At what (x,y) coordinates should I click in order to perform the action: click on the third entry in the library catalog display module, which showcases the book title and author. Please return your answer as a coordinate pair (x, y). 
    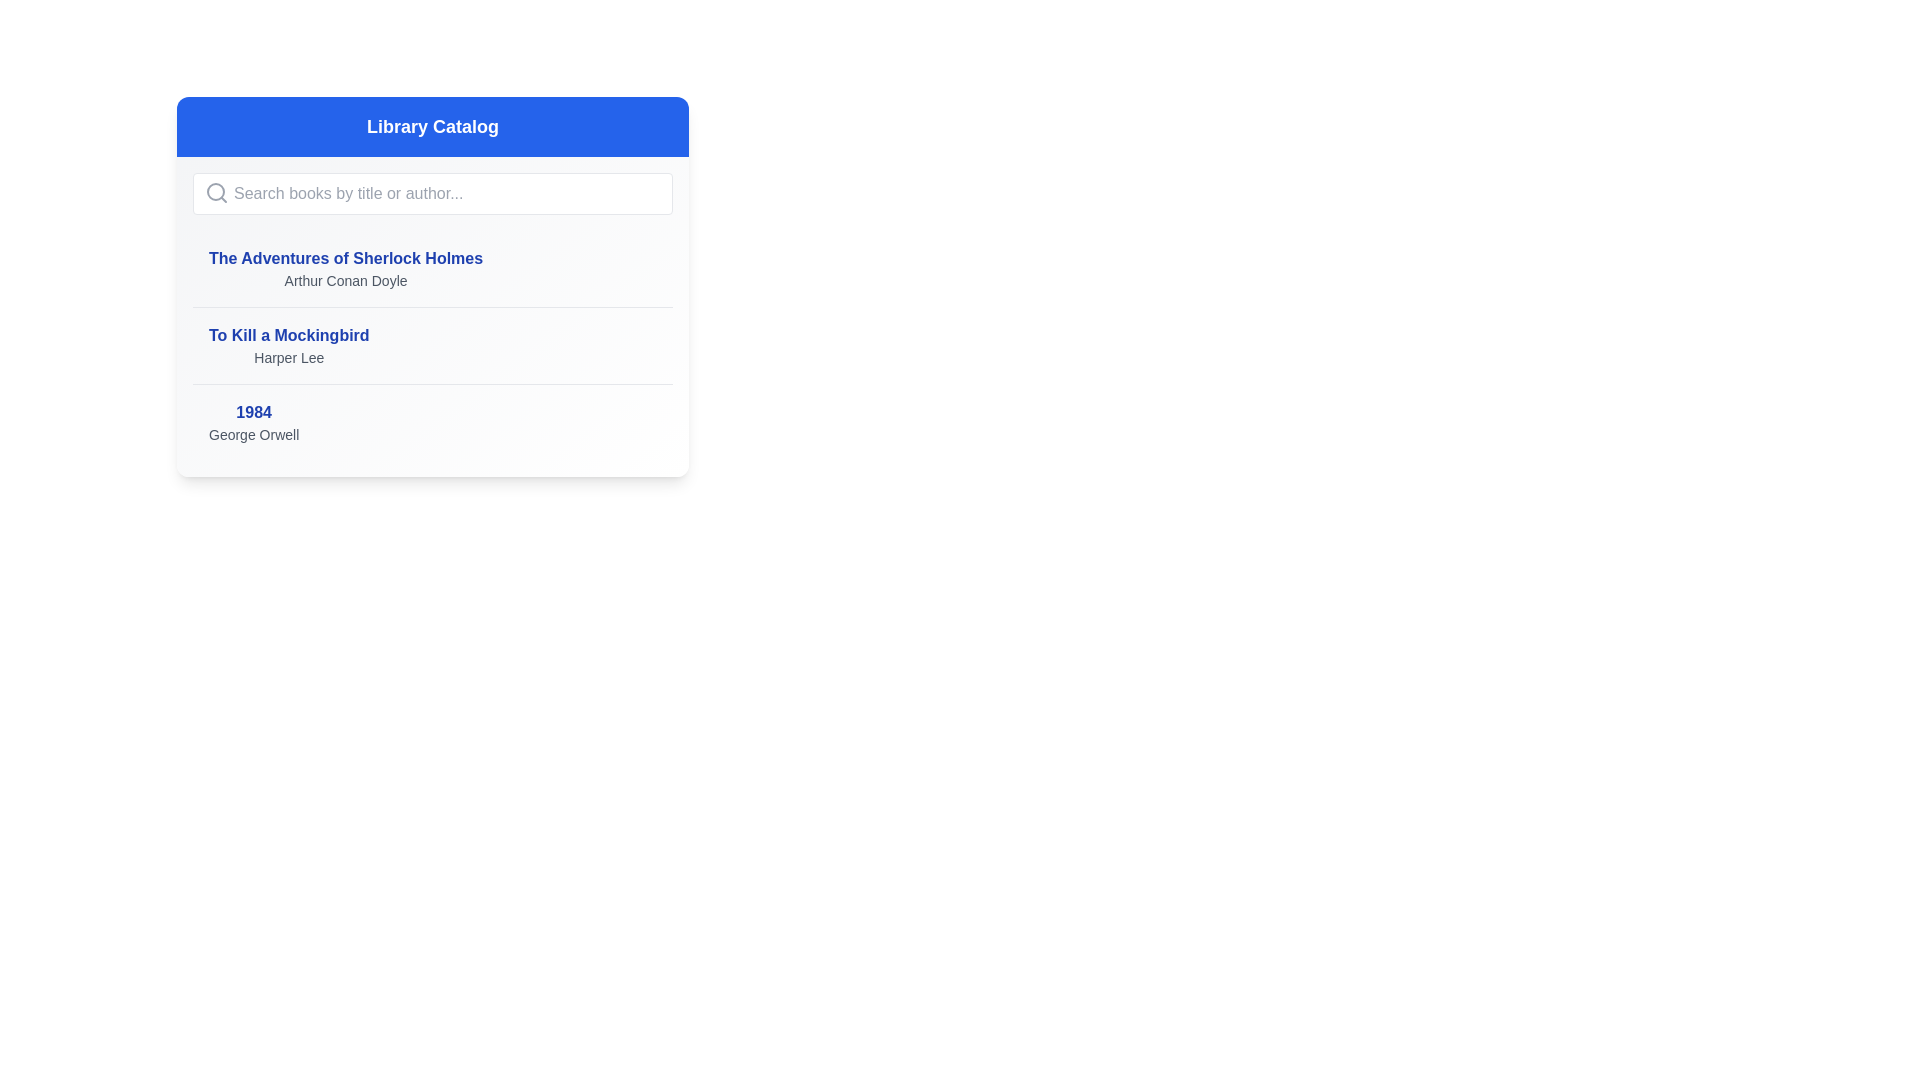
    Looking at the image, I should click on (253, 422).